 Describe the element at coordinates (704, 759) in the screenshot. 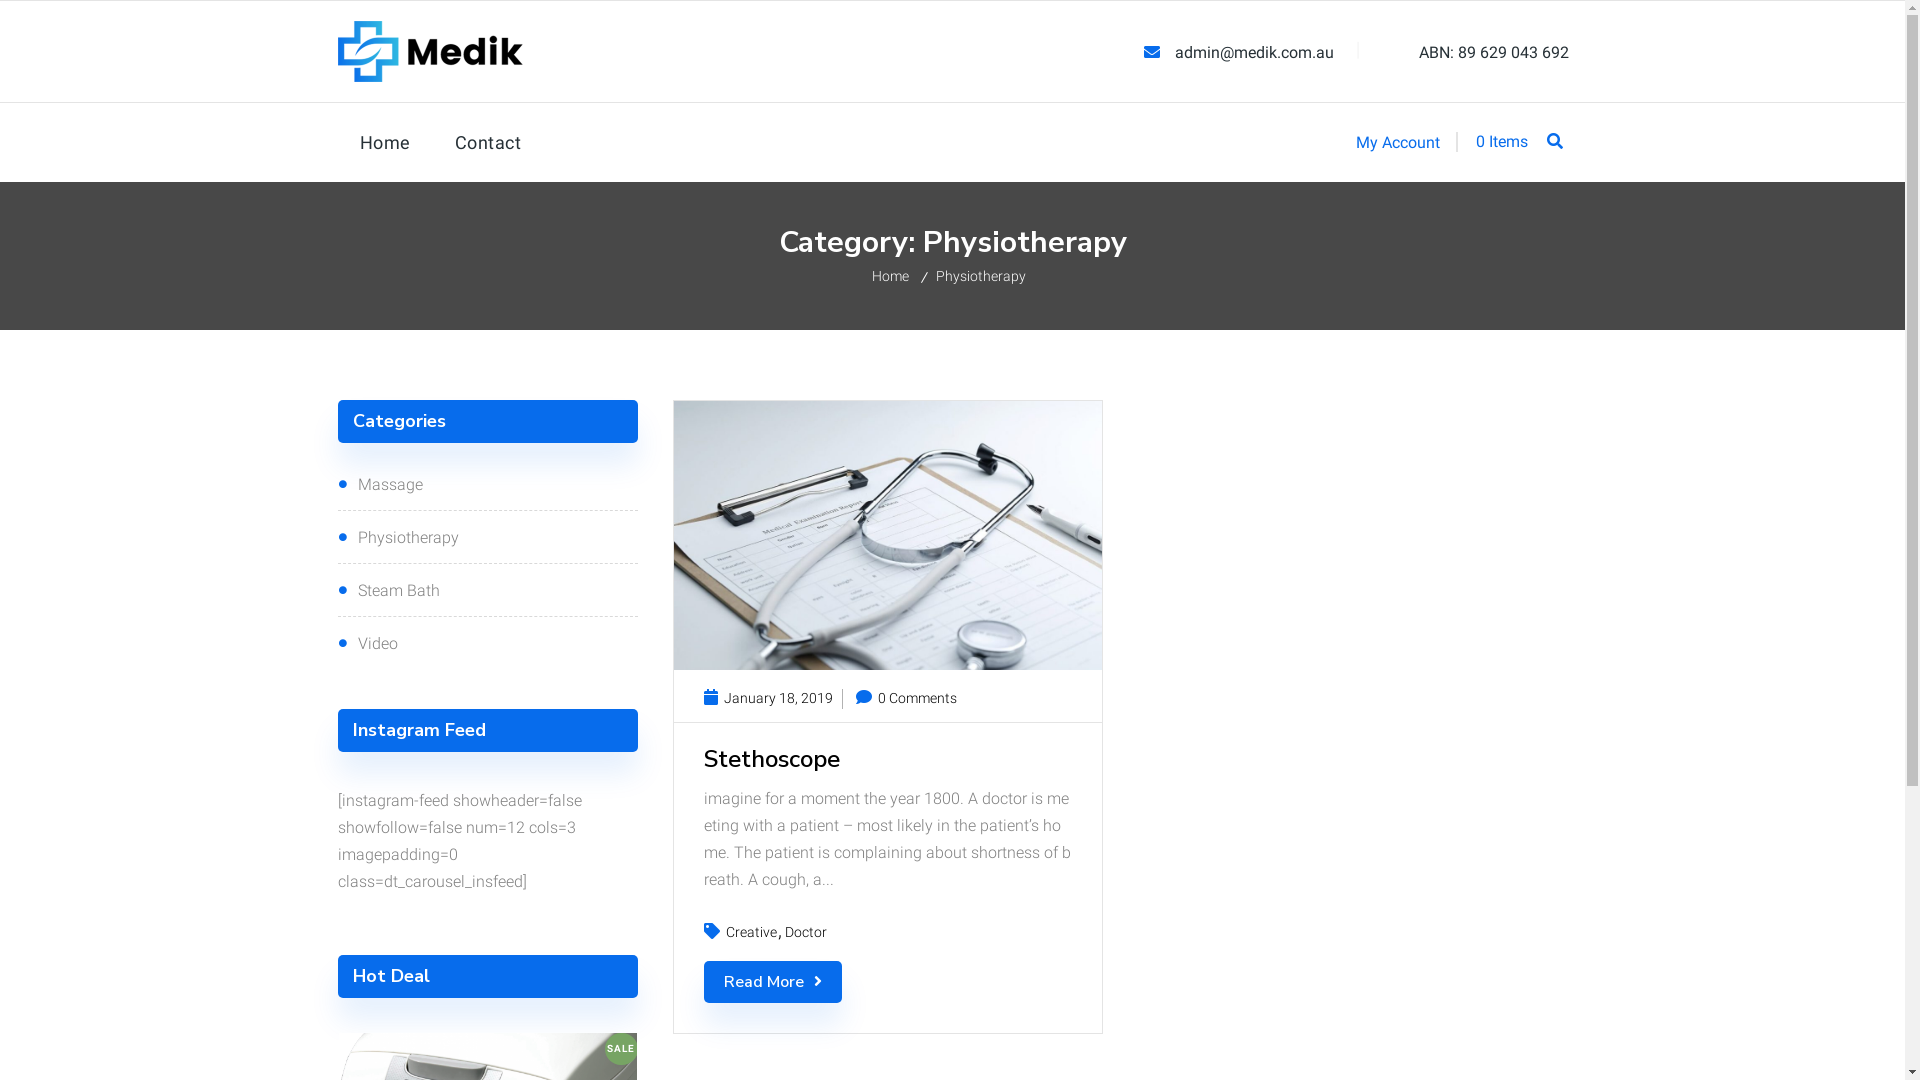

I see `'Stethoscope'` at that location.